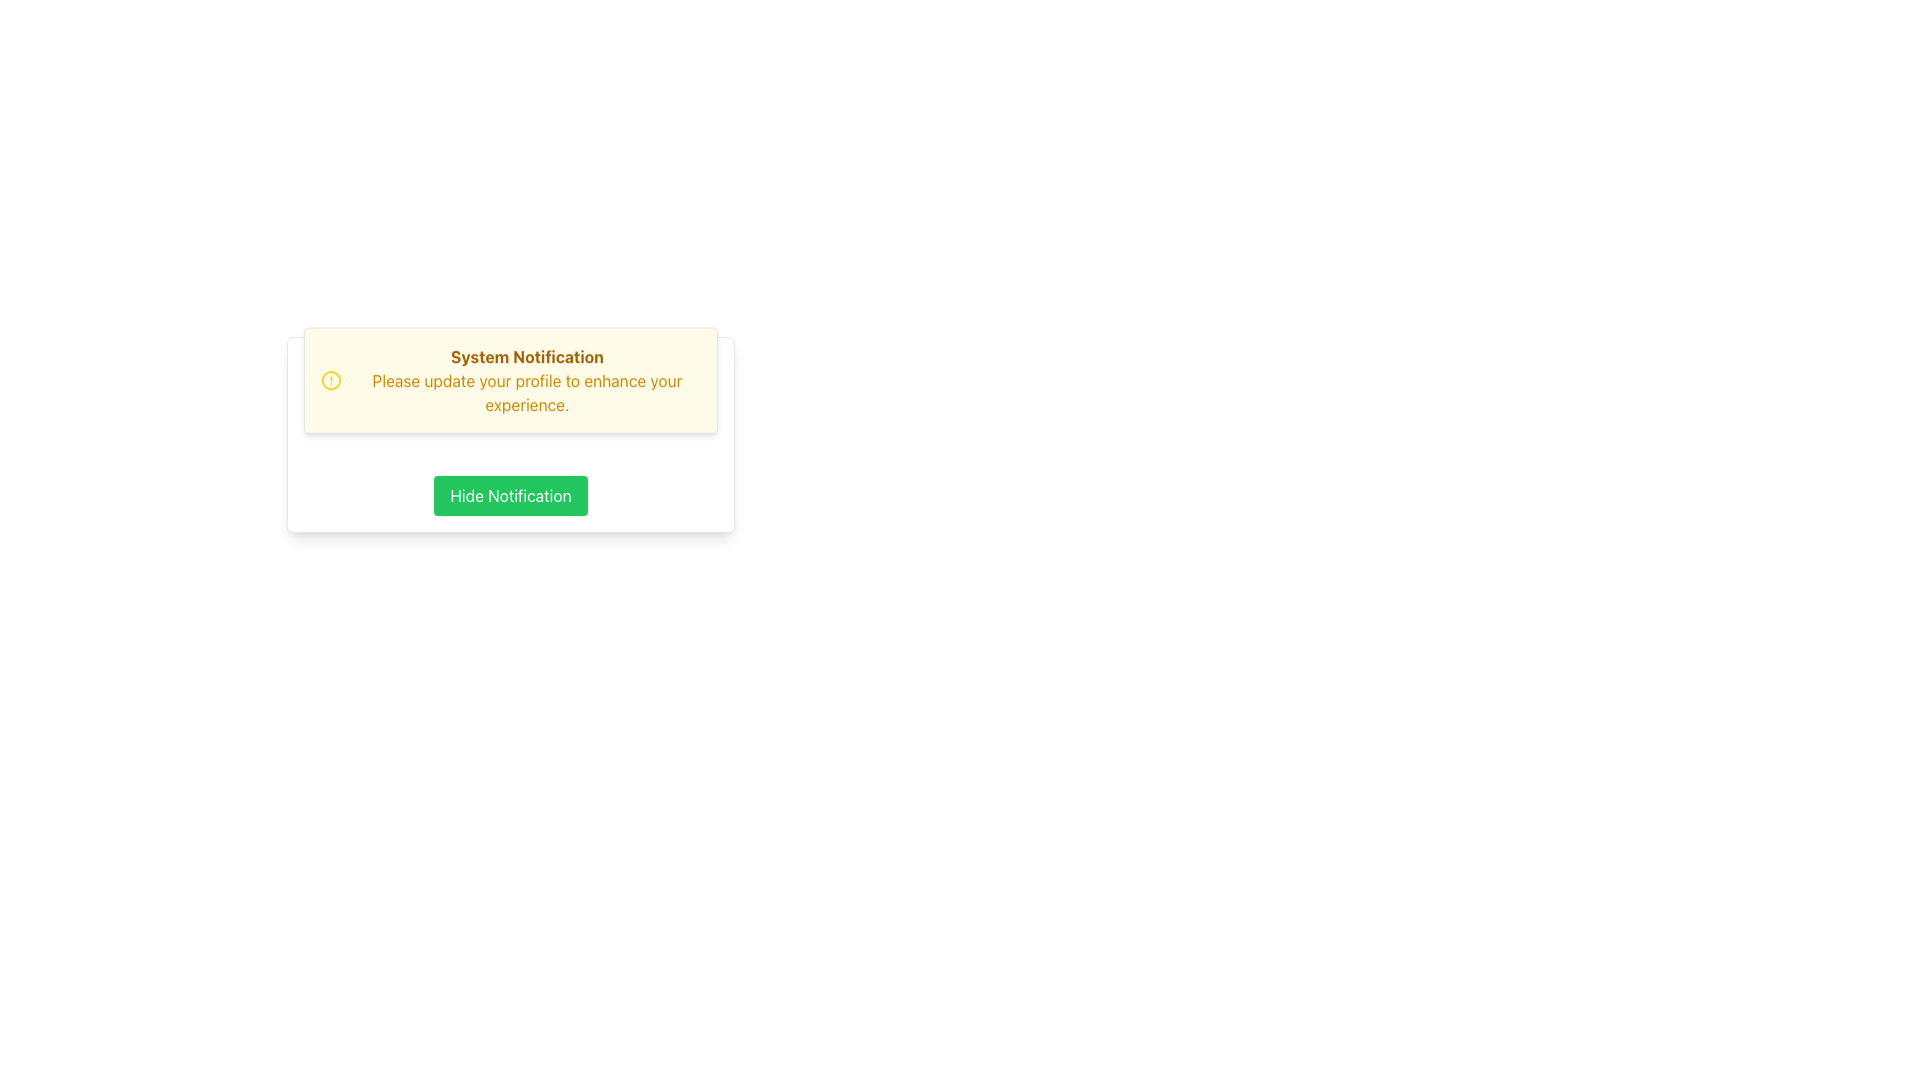  I want to click on notification displayed in the rectangular notification box with a yellow background, titled 'System Notification' in brown text, located at the specified coordinates, so click(510, 401).